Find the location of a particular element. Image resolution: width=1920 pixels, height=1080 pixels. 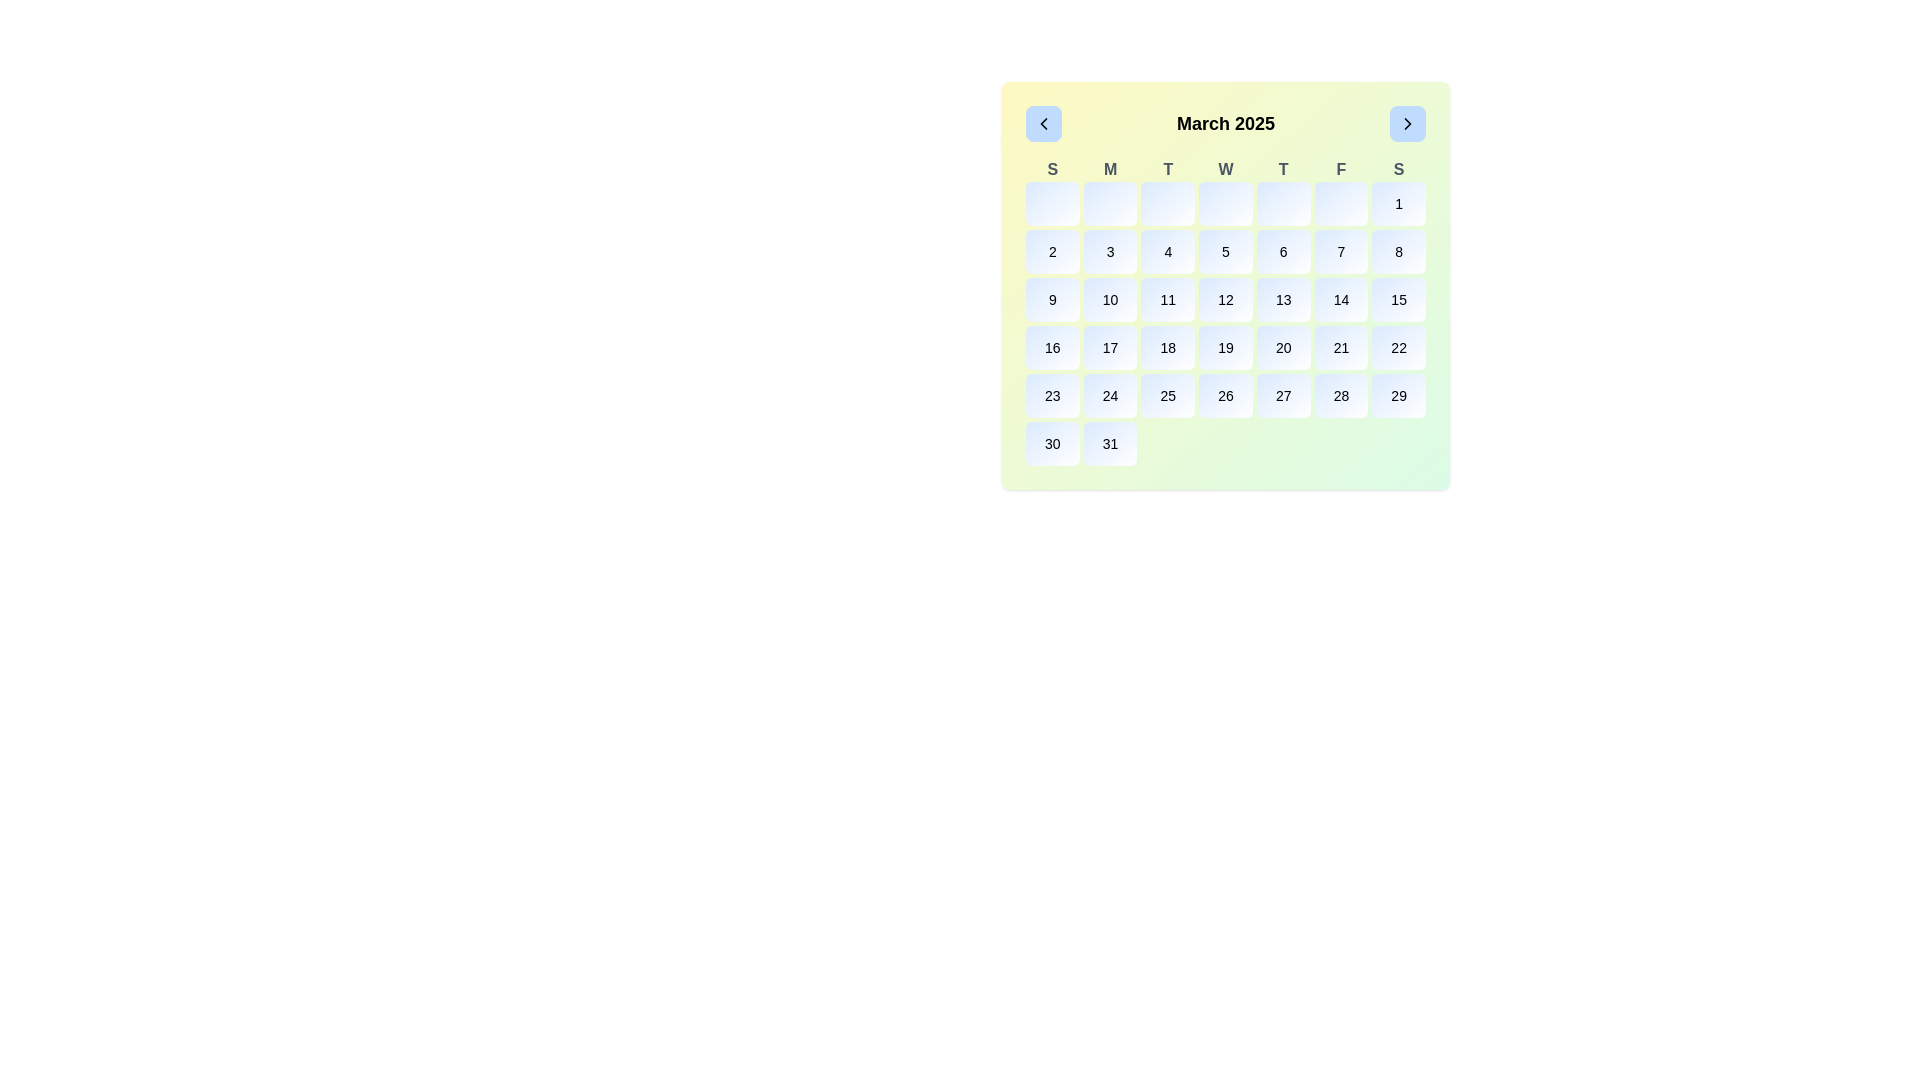

the button representing the selectable day '7' in the calendar interface, located on the second row, Friday column is located at coordinates (1341, 250).